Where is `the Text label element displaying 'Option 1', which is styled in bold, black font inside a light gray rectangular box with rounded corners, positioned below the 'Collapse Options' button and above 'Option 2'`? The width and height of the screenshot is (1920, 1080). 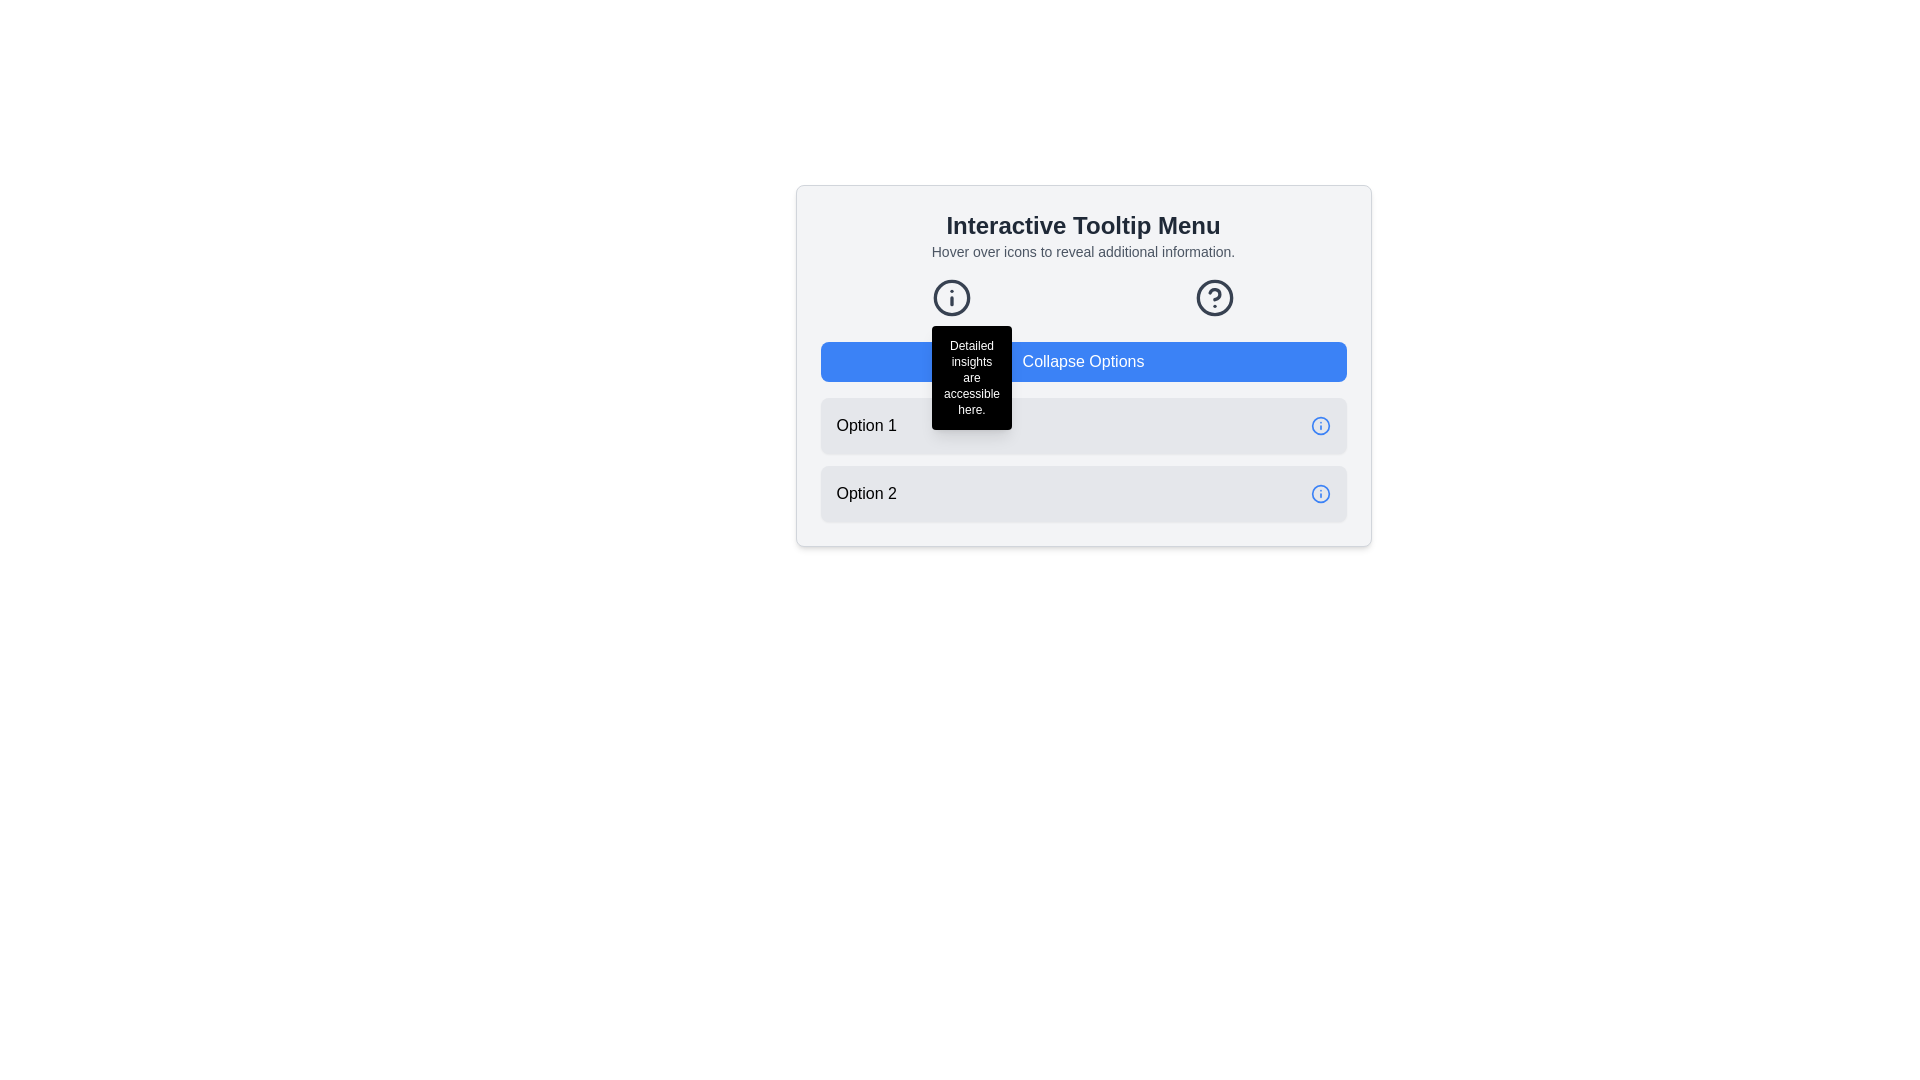 the Text label element displaying 'Option 1', which is styled in bold, black font inside a light gray rectangular box with rounded corners, positioned below the 'Collapse Options' button and above 'Option 2' is located at coordinates (866, 424).